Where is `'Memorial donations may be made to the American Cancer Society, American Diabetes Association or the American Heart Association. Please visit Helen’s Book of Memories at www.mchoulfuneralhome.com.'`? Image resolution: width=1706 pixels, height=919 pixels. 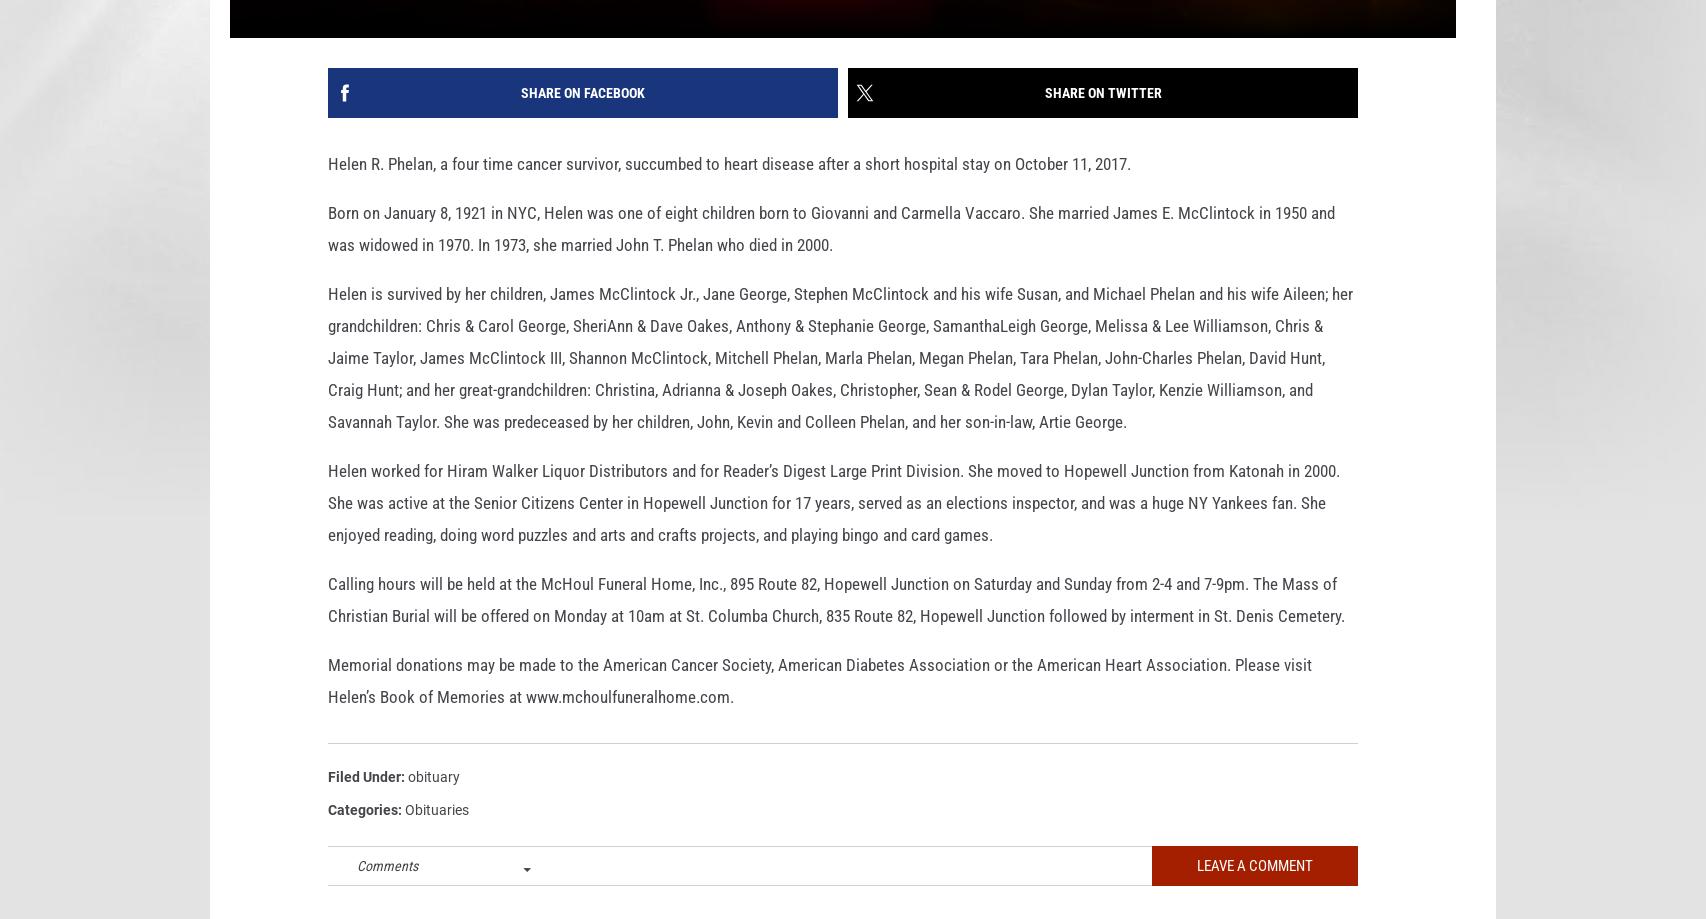
'Memorial donations may be made to the American Cancer Society, American Diabetes Association or the American Heart Association. Please visit Helen’s Book of Memories at www.mchoulfuneralhome.com.' is located at coordinates (819, 711).